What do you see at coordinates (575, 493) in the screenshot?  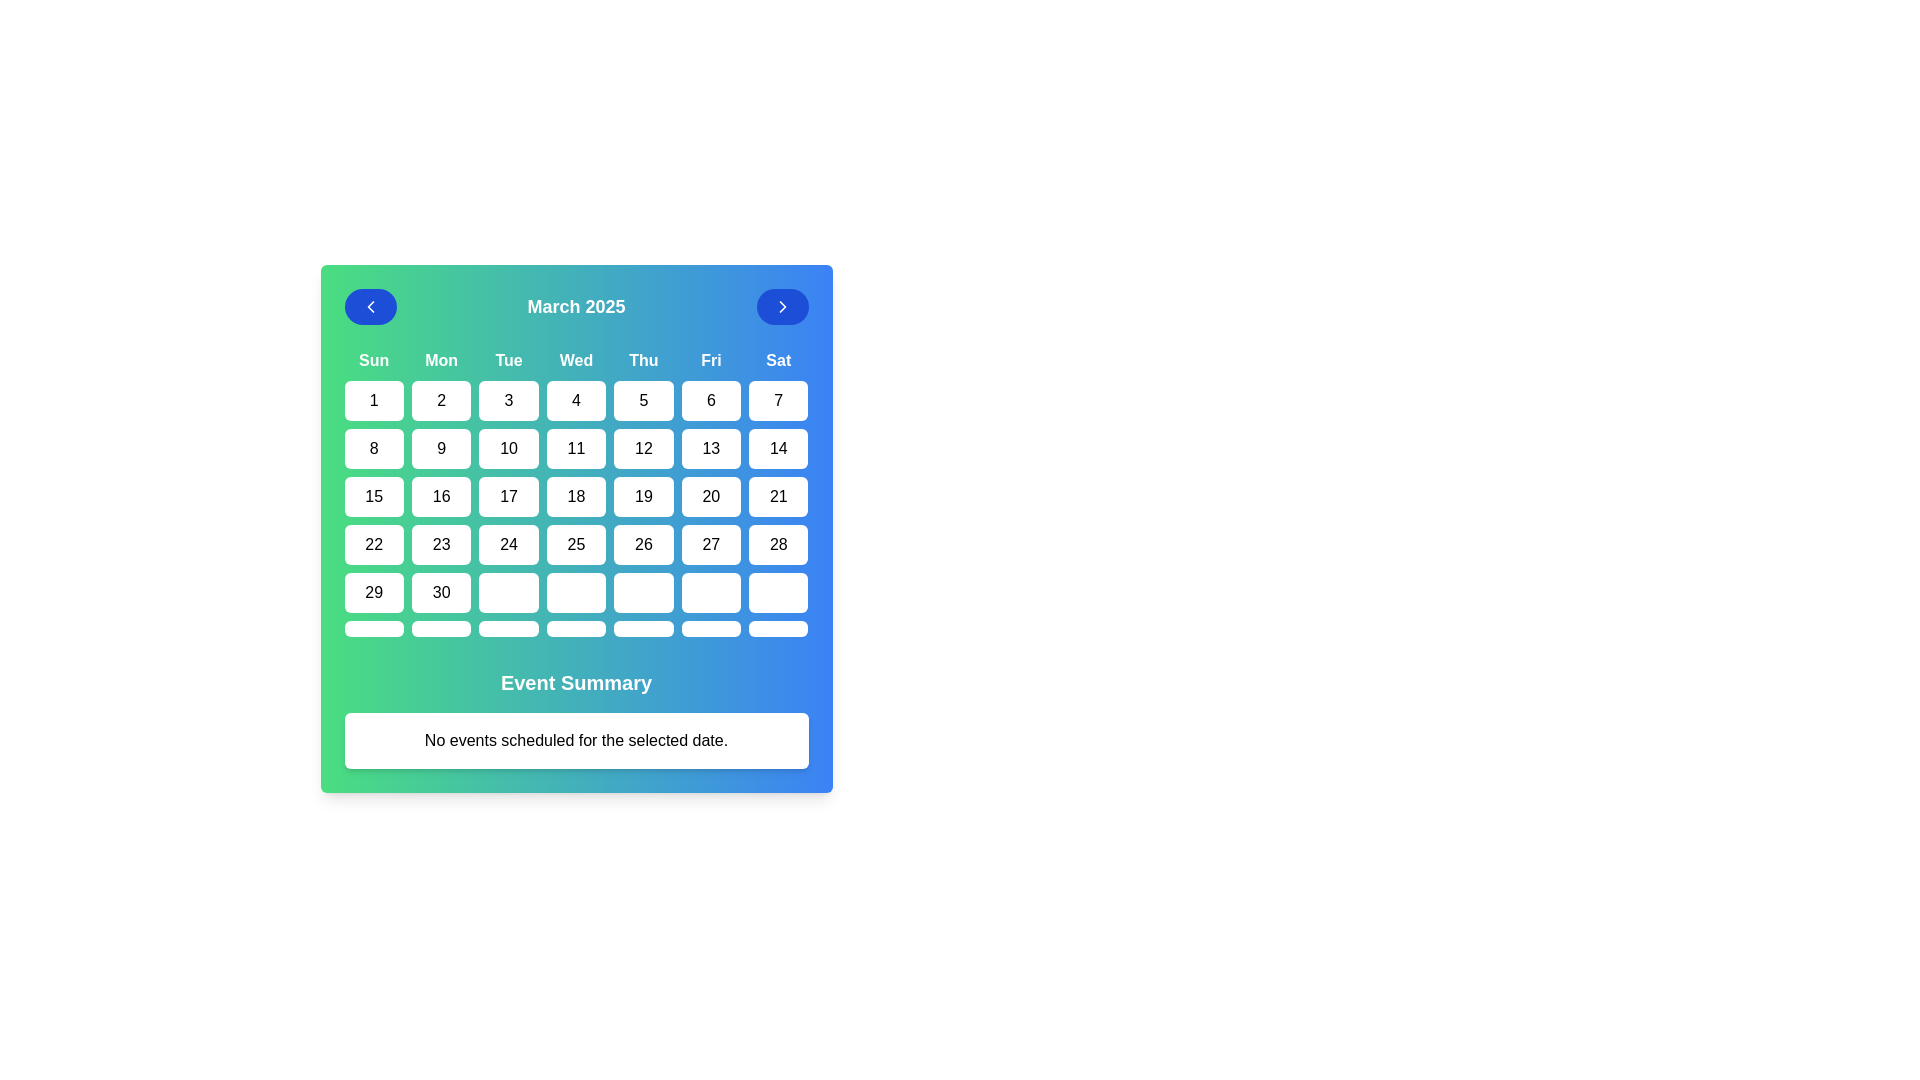 I see `a specific date cell in the Calendar Grid displayed for March 2025, located below the title and above the Event Summary section` at bounding box center [575, 493].